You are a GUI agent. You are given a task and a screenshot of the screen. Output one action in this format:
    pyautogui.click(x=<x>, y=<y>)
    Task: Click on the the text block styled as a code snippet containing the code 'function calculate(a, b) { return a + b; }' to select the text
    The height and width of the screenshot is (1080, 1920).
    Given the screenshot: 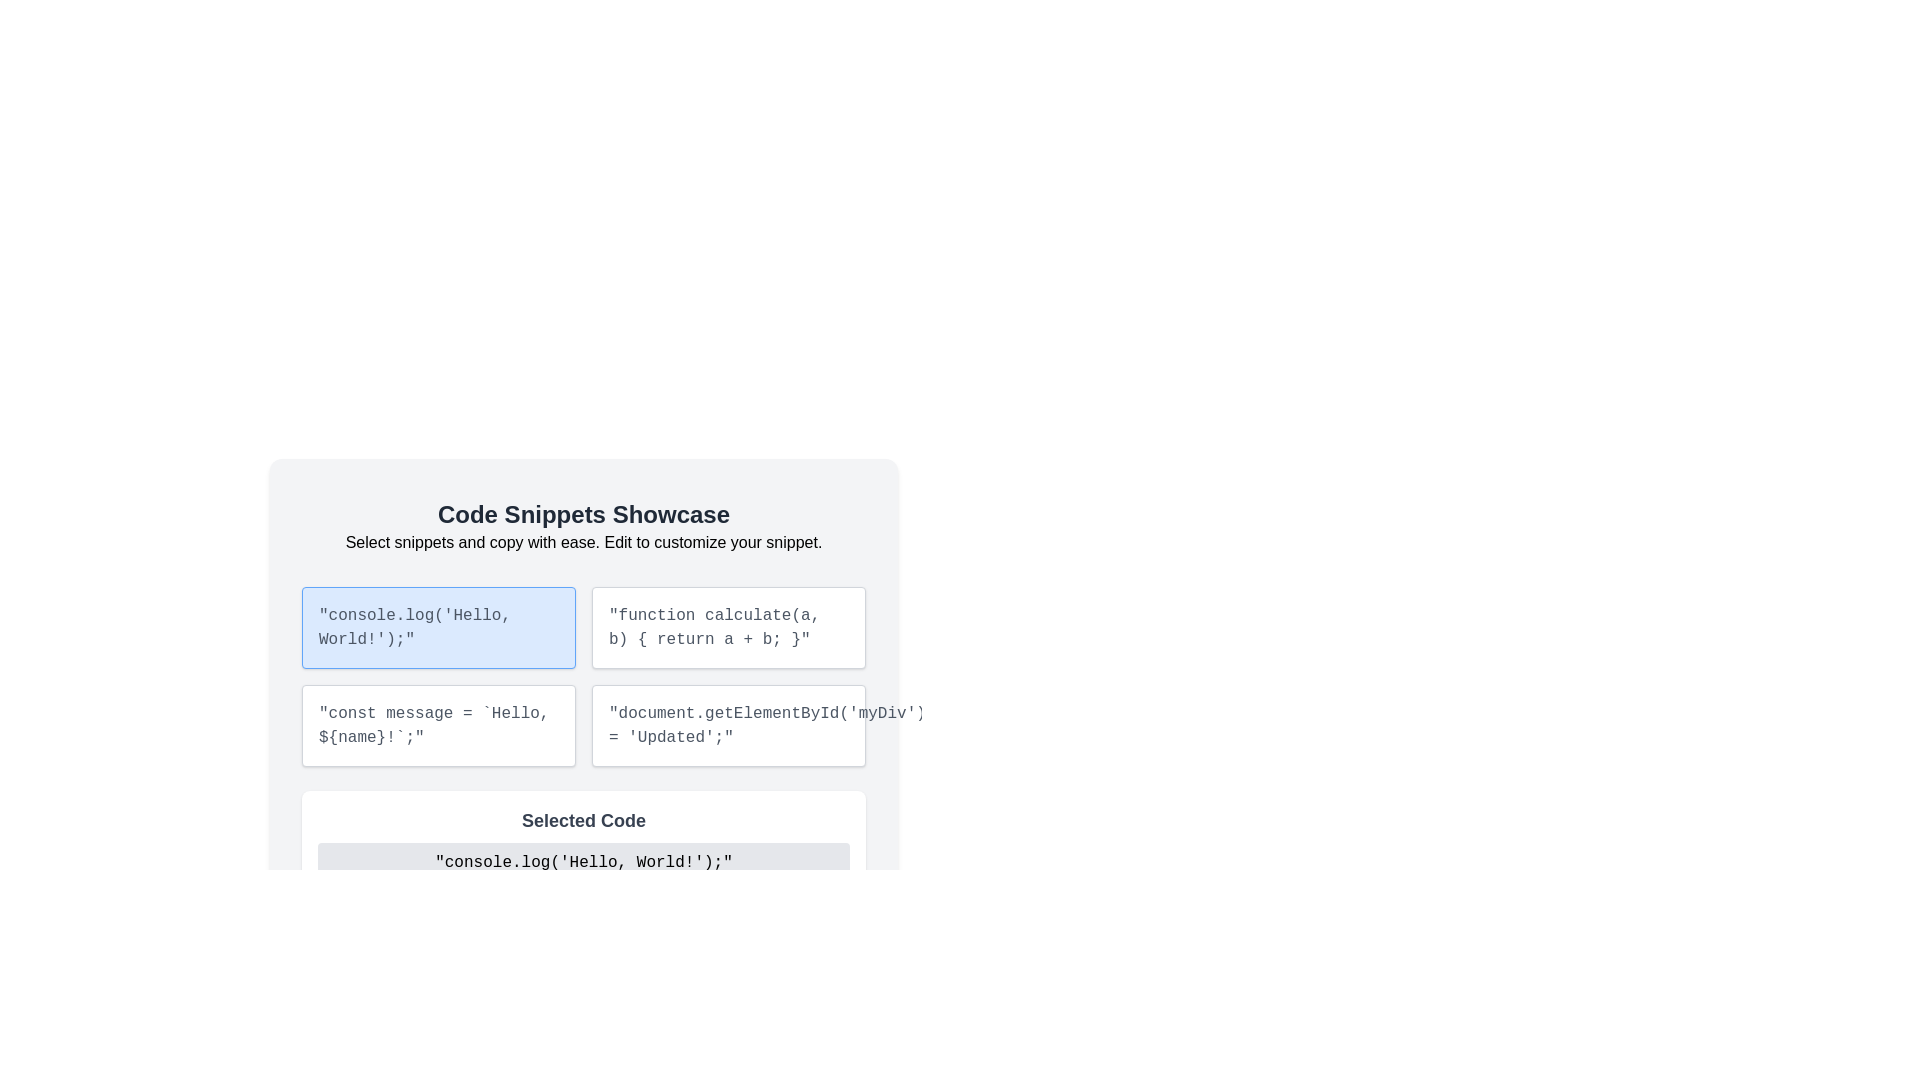 What is the action you would take?
    pyautogui.click(x=728, y=627)
    